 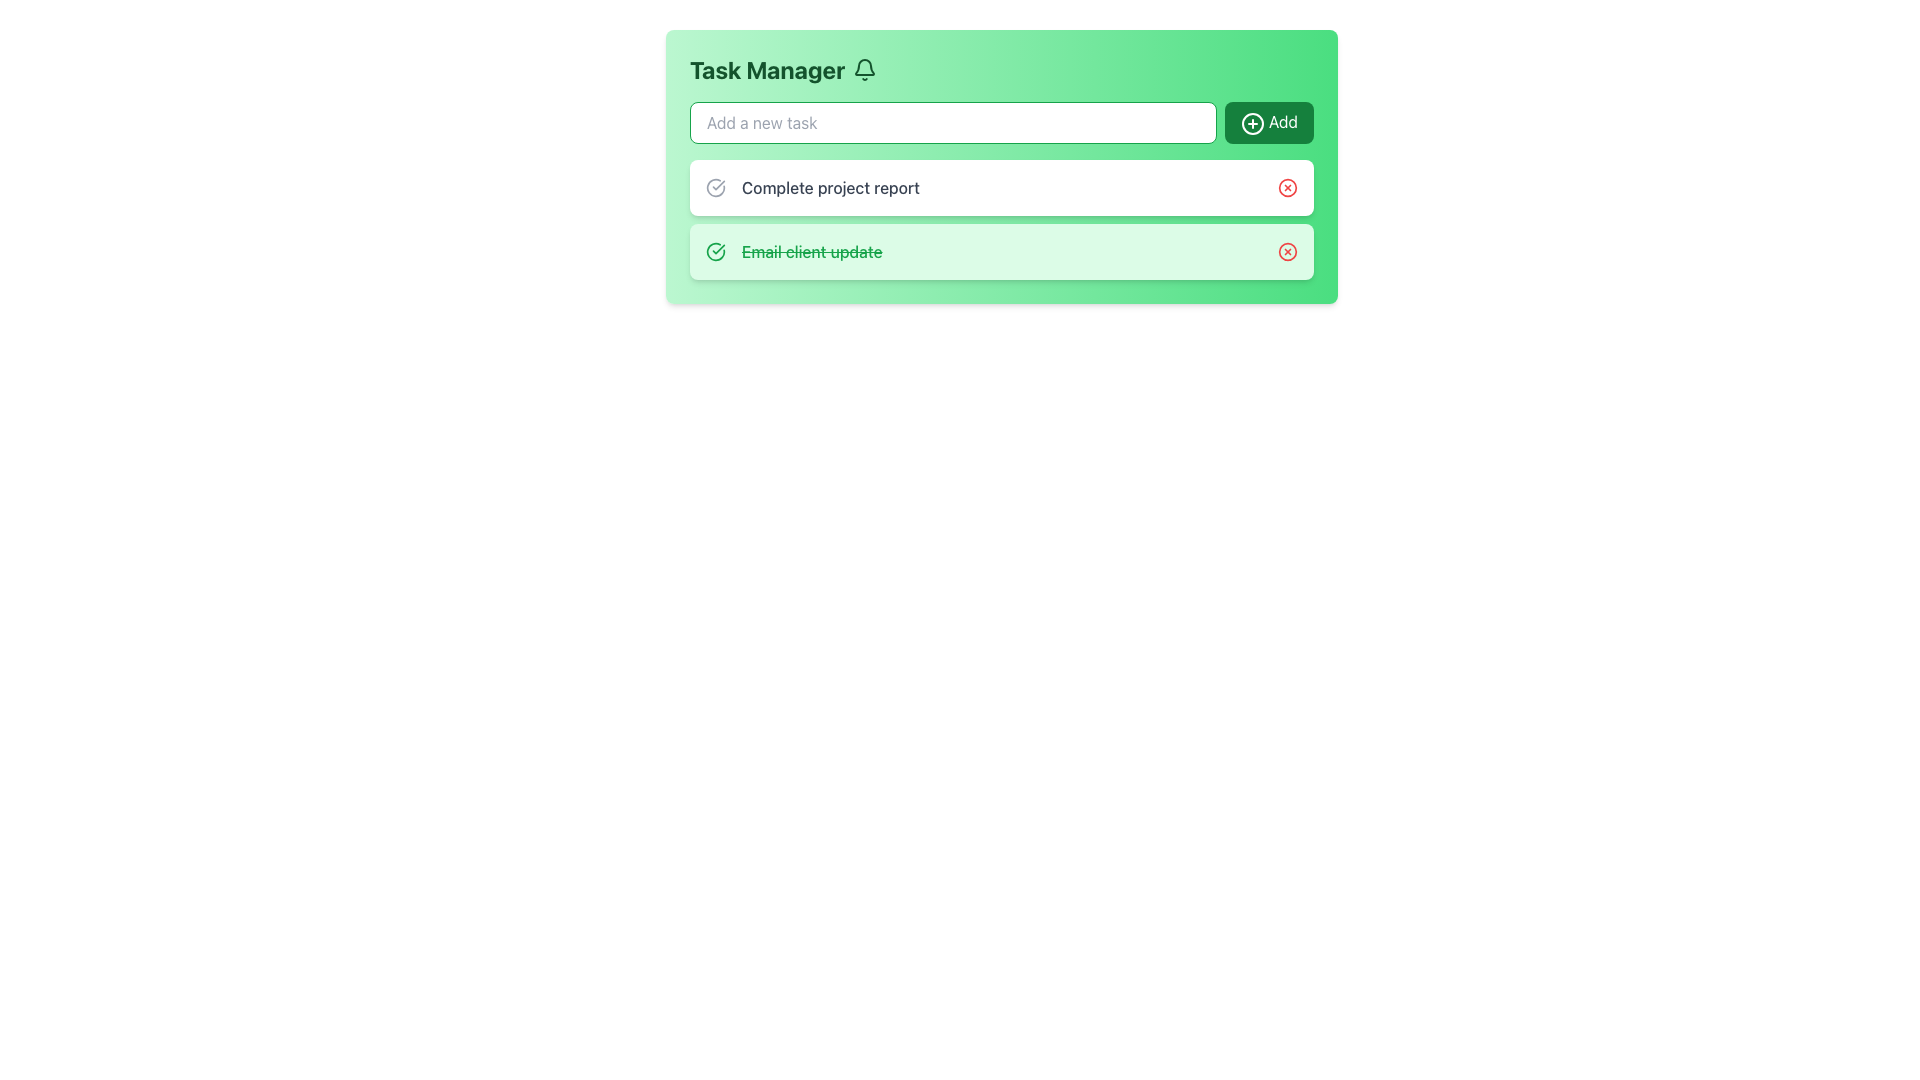 I want to click on the 'Add' button with a green background and white text, so click(x=1268, y=123).